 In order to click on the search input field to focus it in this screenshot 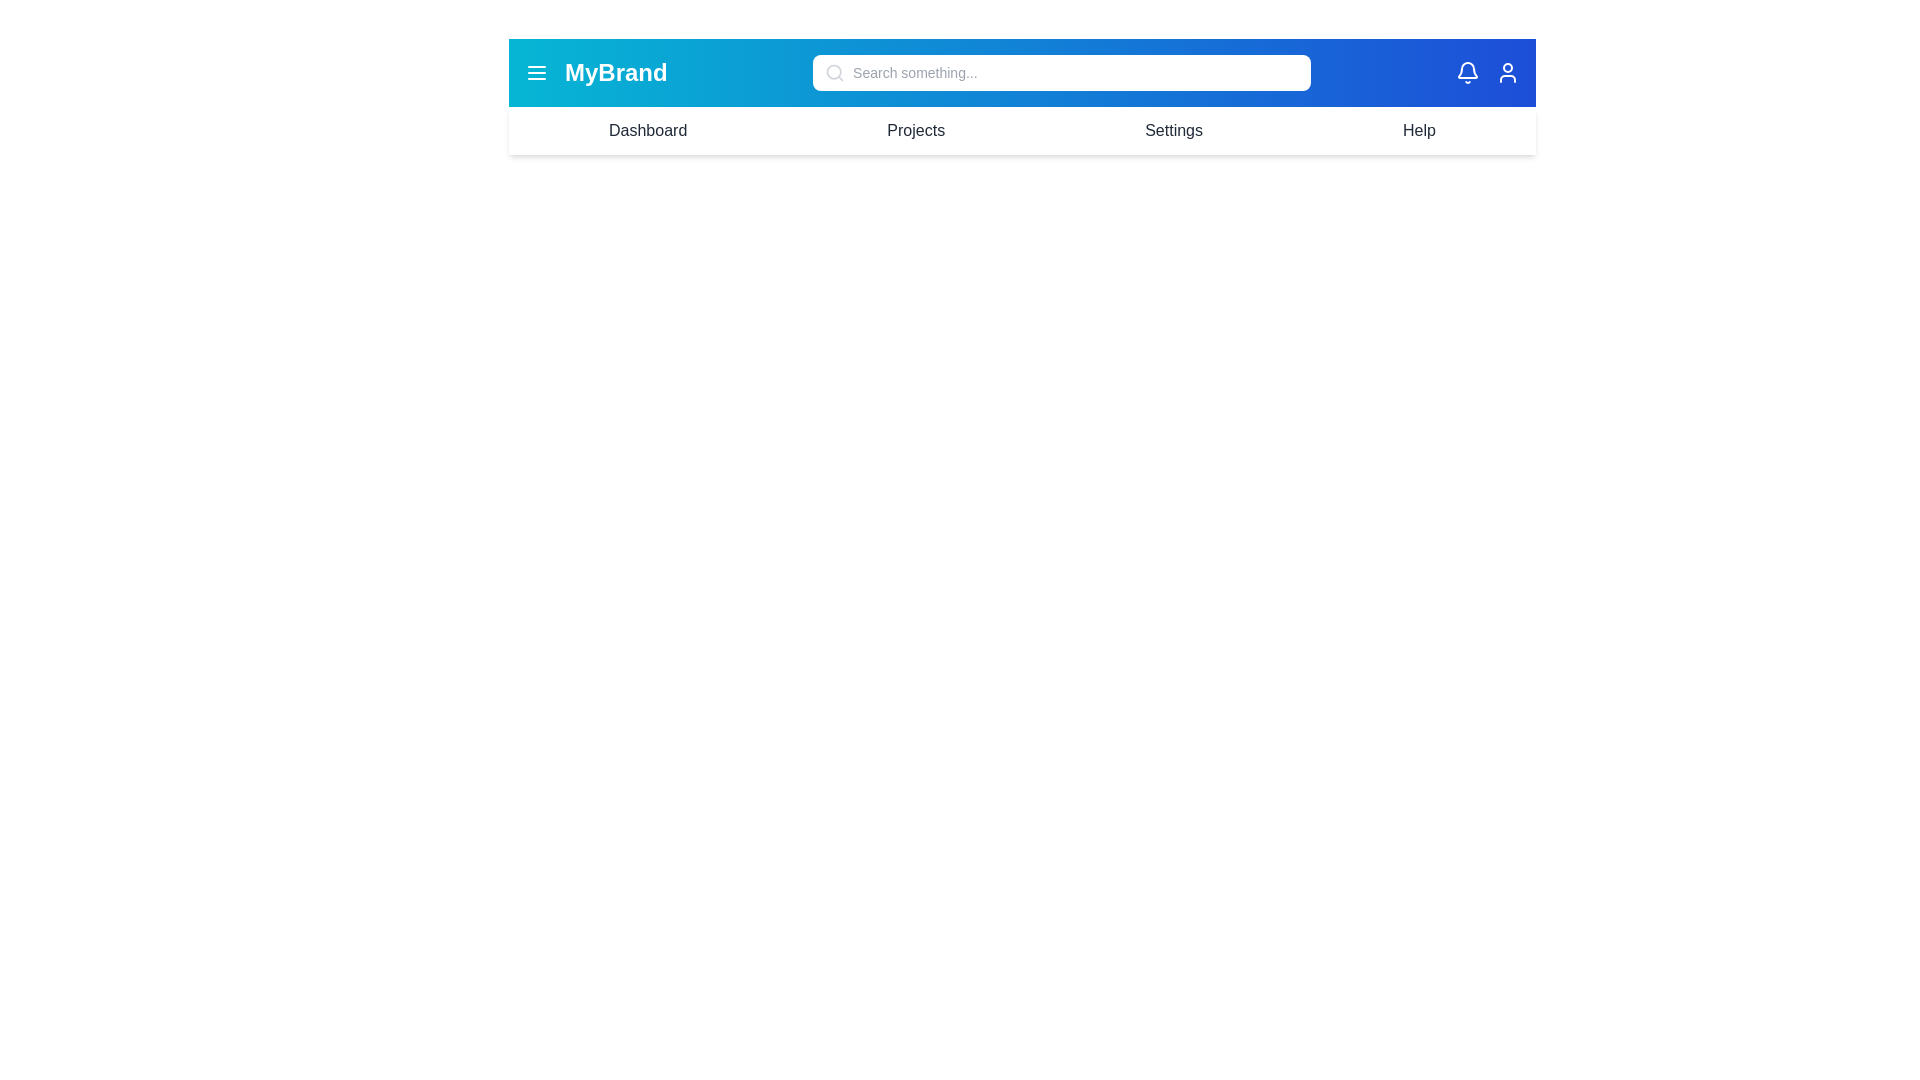, I will do `click(1059, 72)`.